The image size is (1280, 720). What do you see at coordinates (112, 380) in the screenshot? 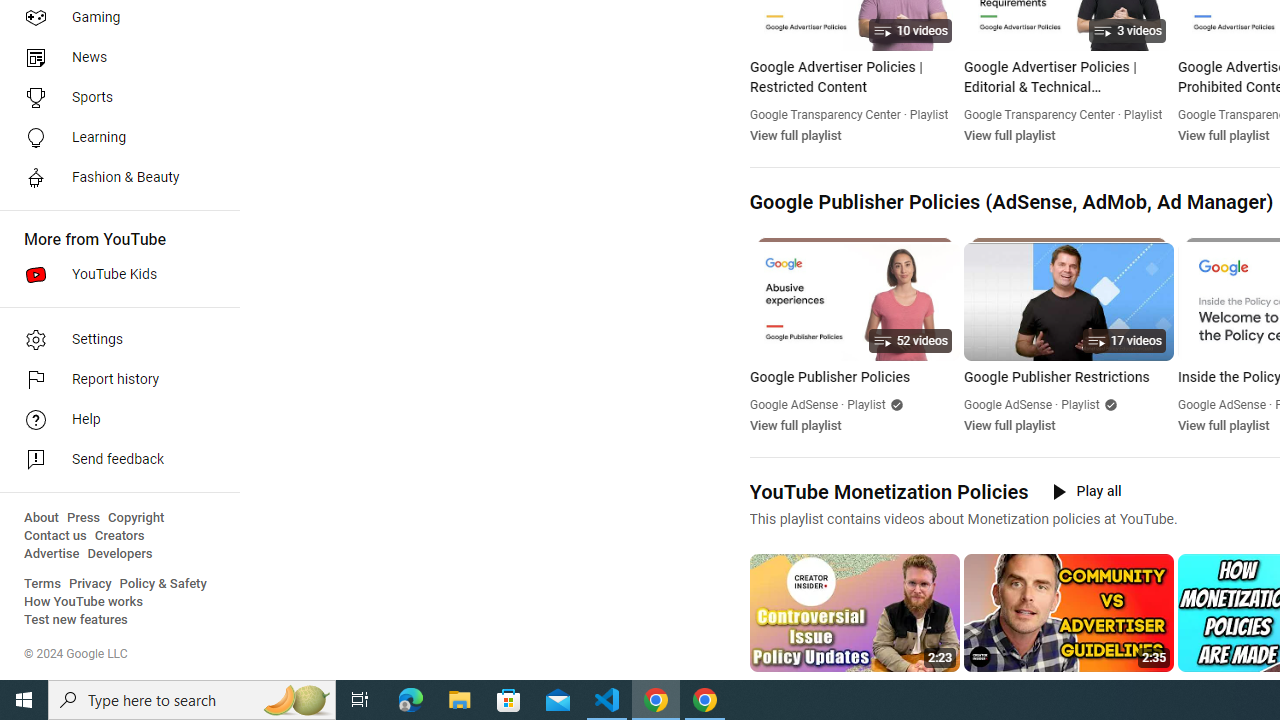
I see `'Report history'` at bounding box center [112, 380].